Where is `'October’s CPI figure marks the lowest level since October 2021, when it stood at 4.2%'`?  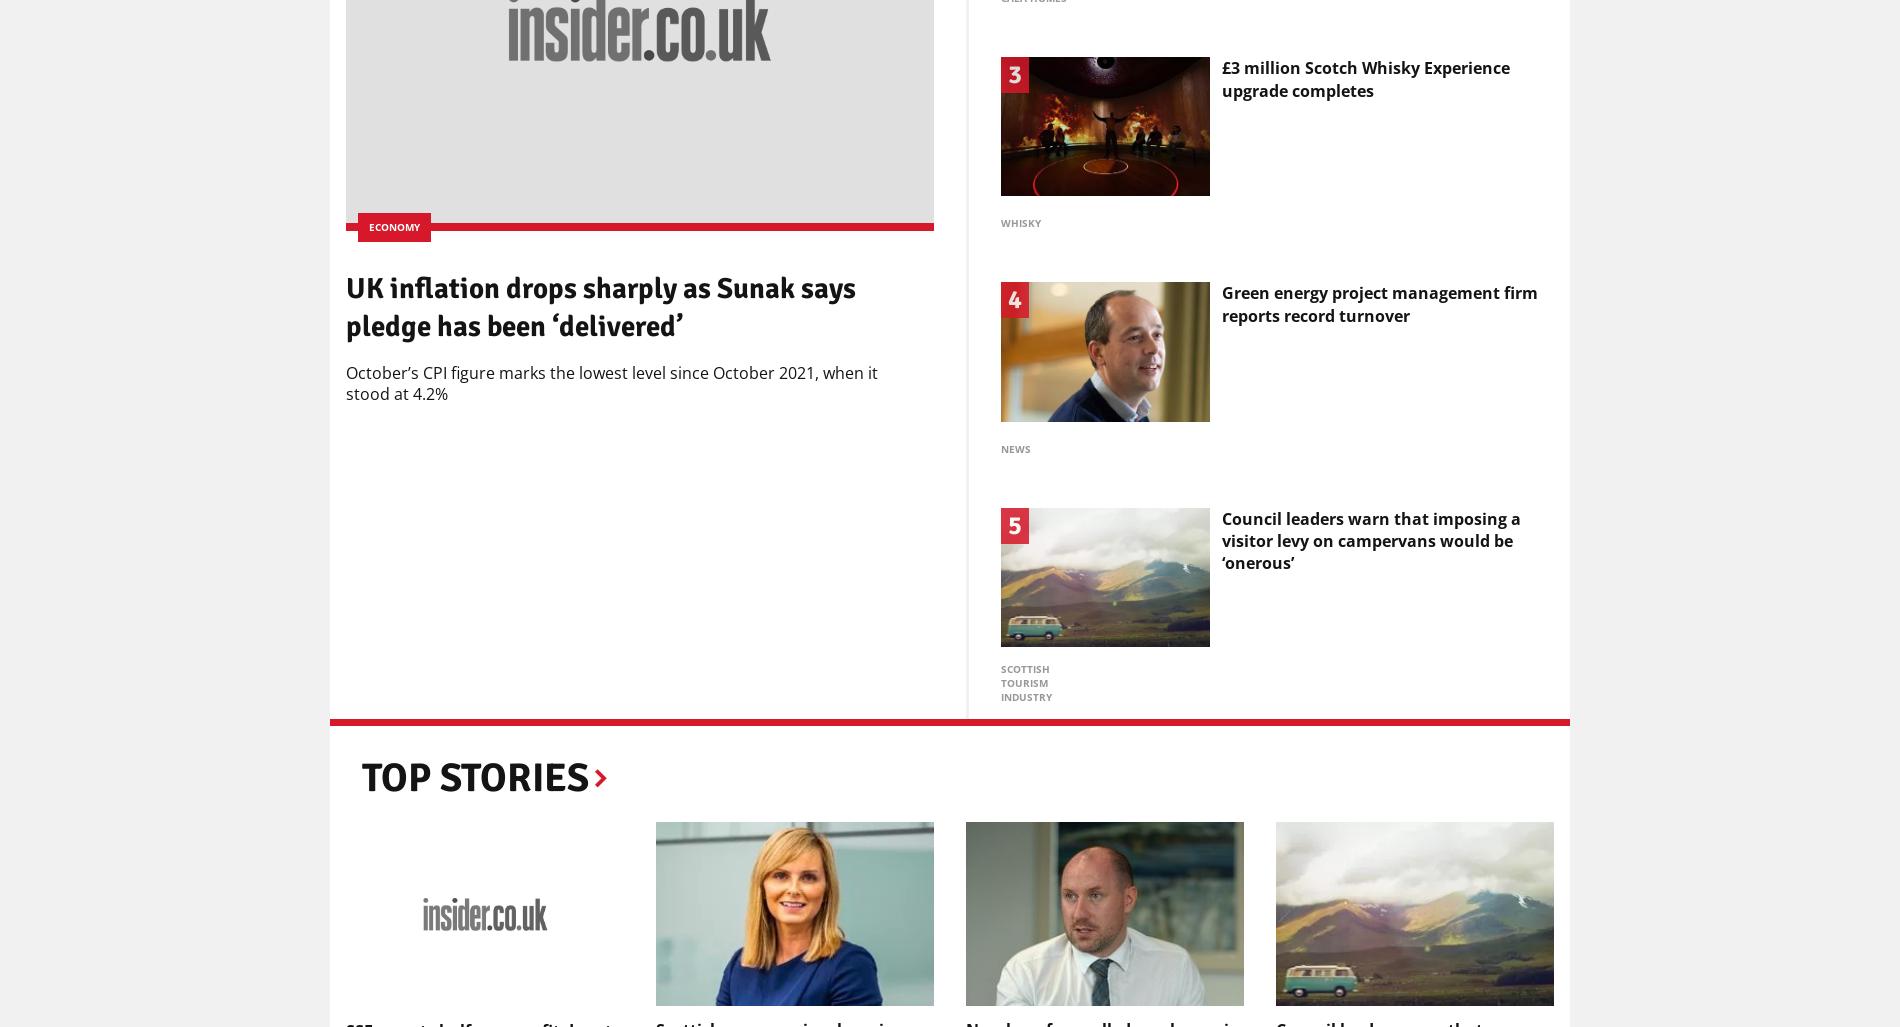
'October’s CPI figure marks the lowest level since October 2021, when it stood at 4.2%' is located at coordinates (611, 383).